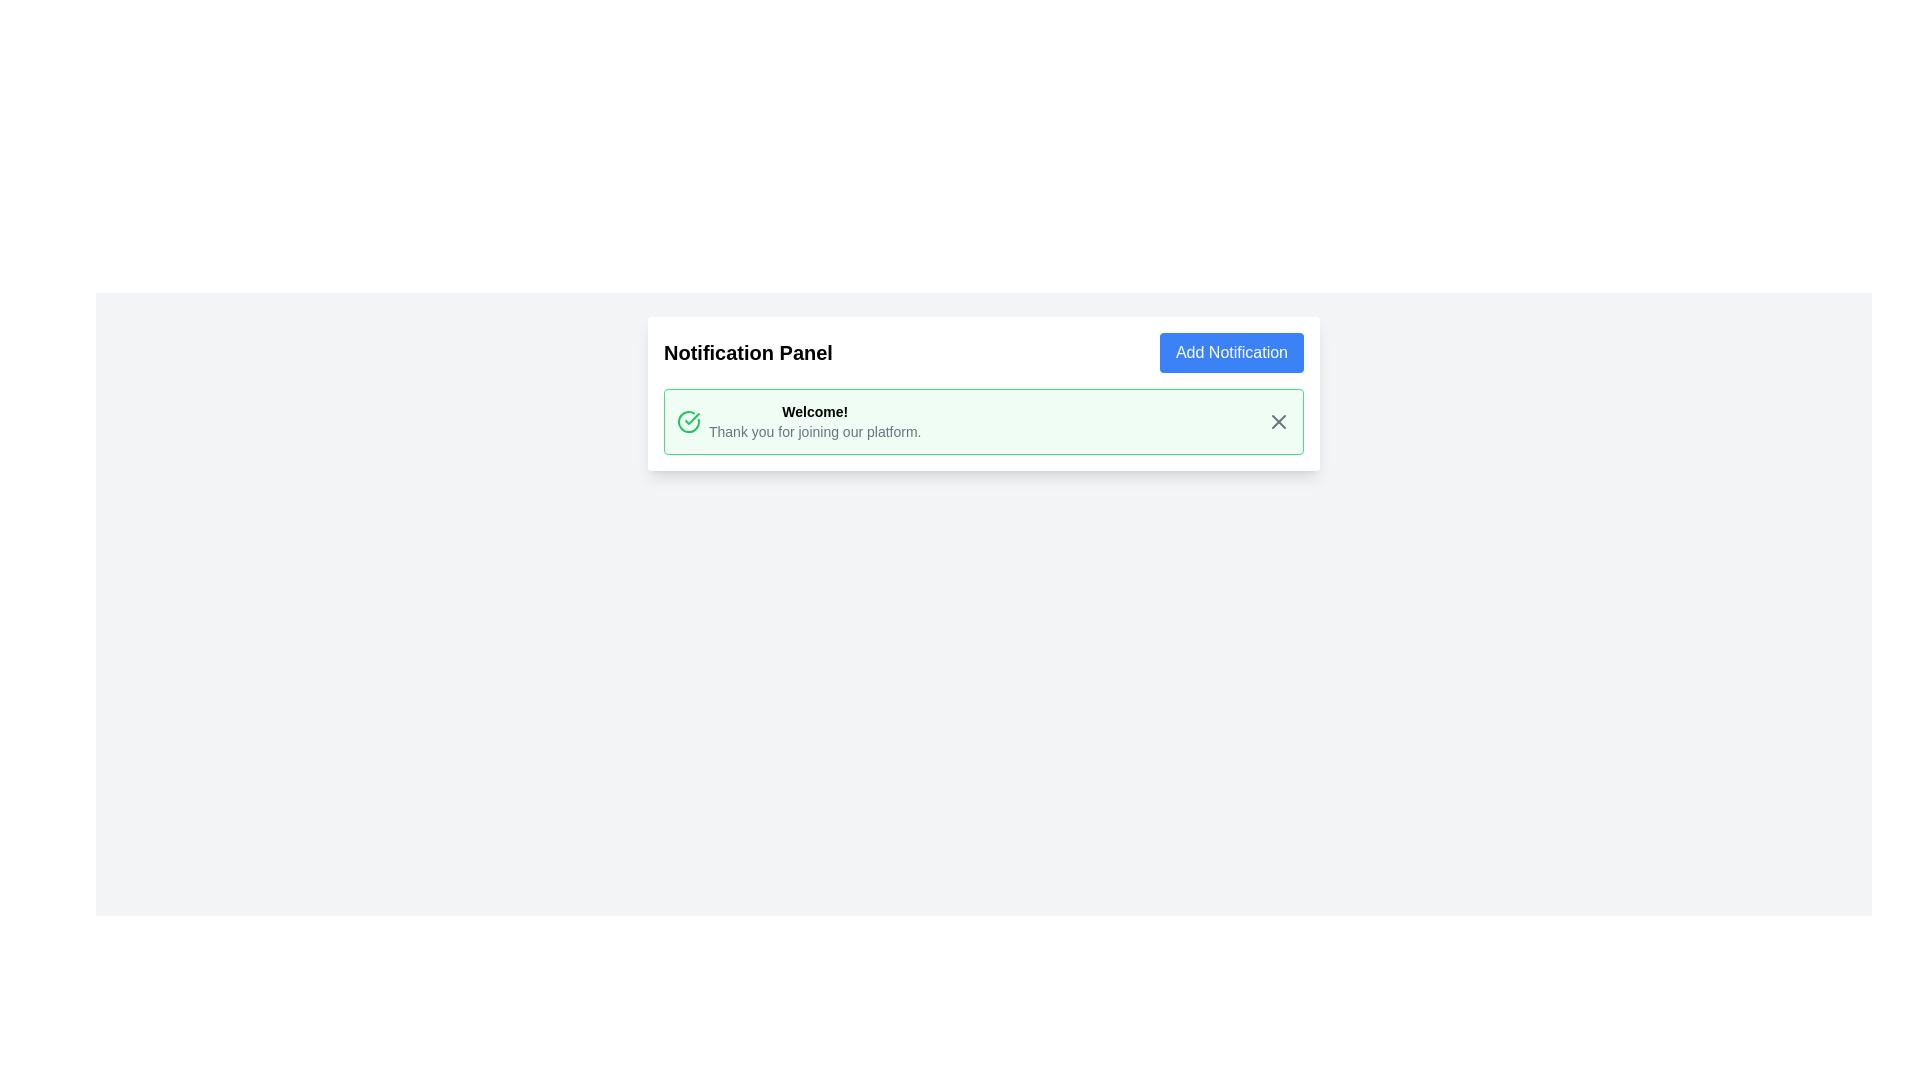 The width and height of the screenshot is (1920, 1080). Describe the element at coordinates (689, 420) in the screenshot. I see `the circular green checkmark icon located to the left of the 'Welcome!' text in the notification card` at that location.